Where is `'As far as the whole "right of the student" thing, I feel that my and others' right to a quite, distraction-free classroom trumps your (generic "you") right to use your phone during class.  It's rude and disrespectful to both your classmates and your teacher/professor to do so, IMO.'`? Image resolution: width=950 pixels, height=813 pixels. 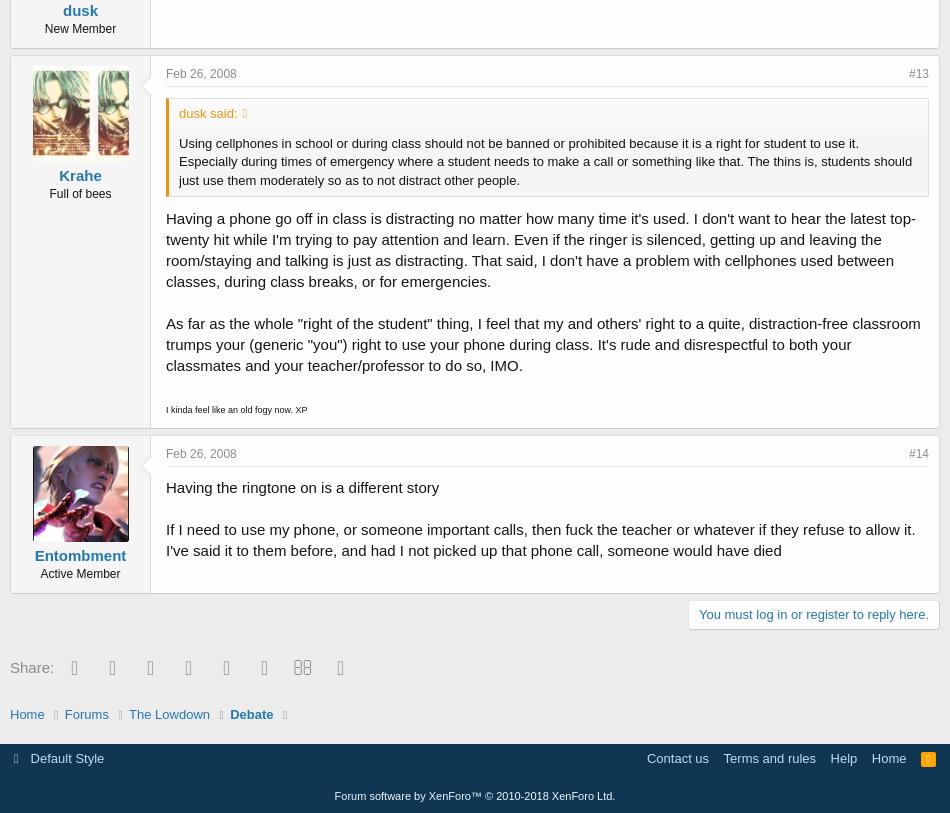 'As far as the whole "right of the student" thing, I feel that my and others' right to a quite, distraction-free classroom trumps your (generic "you") right to use your phone during class.  It's rude and disrespectful to both your classmates and your teacher/professor to do so, IMO.' is located at coordinates (543, 342).